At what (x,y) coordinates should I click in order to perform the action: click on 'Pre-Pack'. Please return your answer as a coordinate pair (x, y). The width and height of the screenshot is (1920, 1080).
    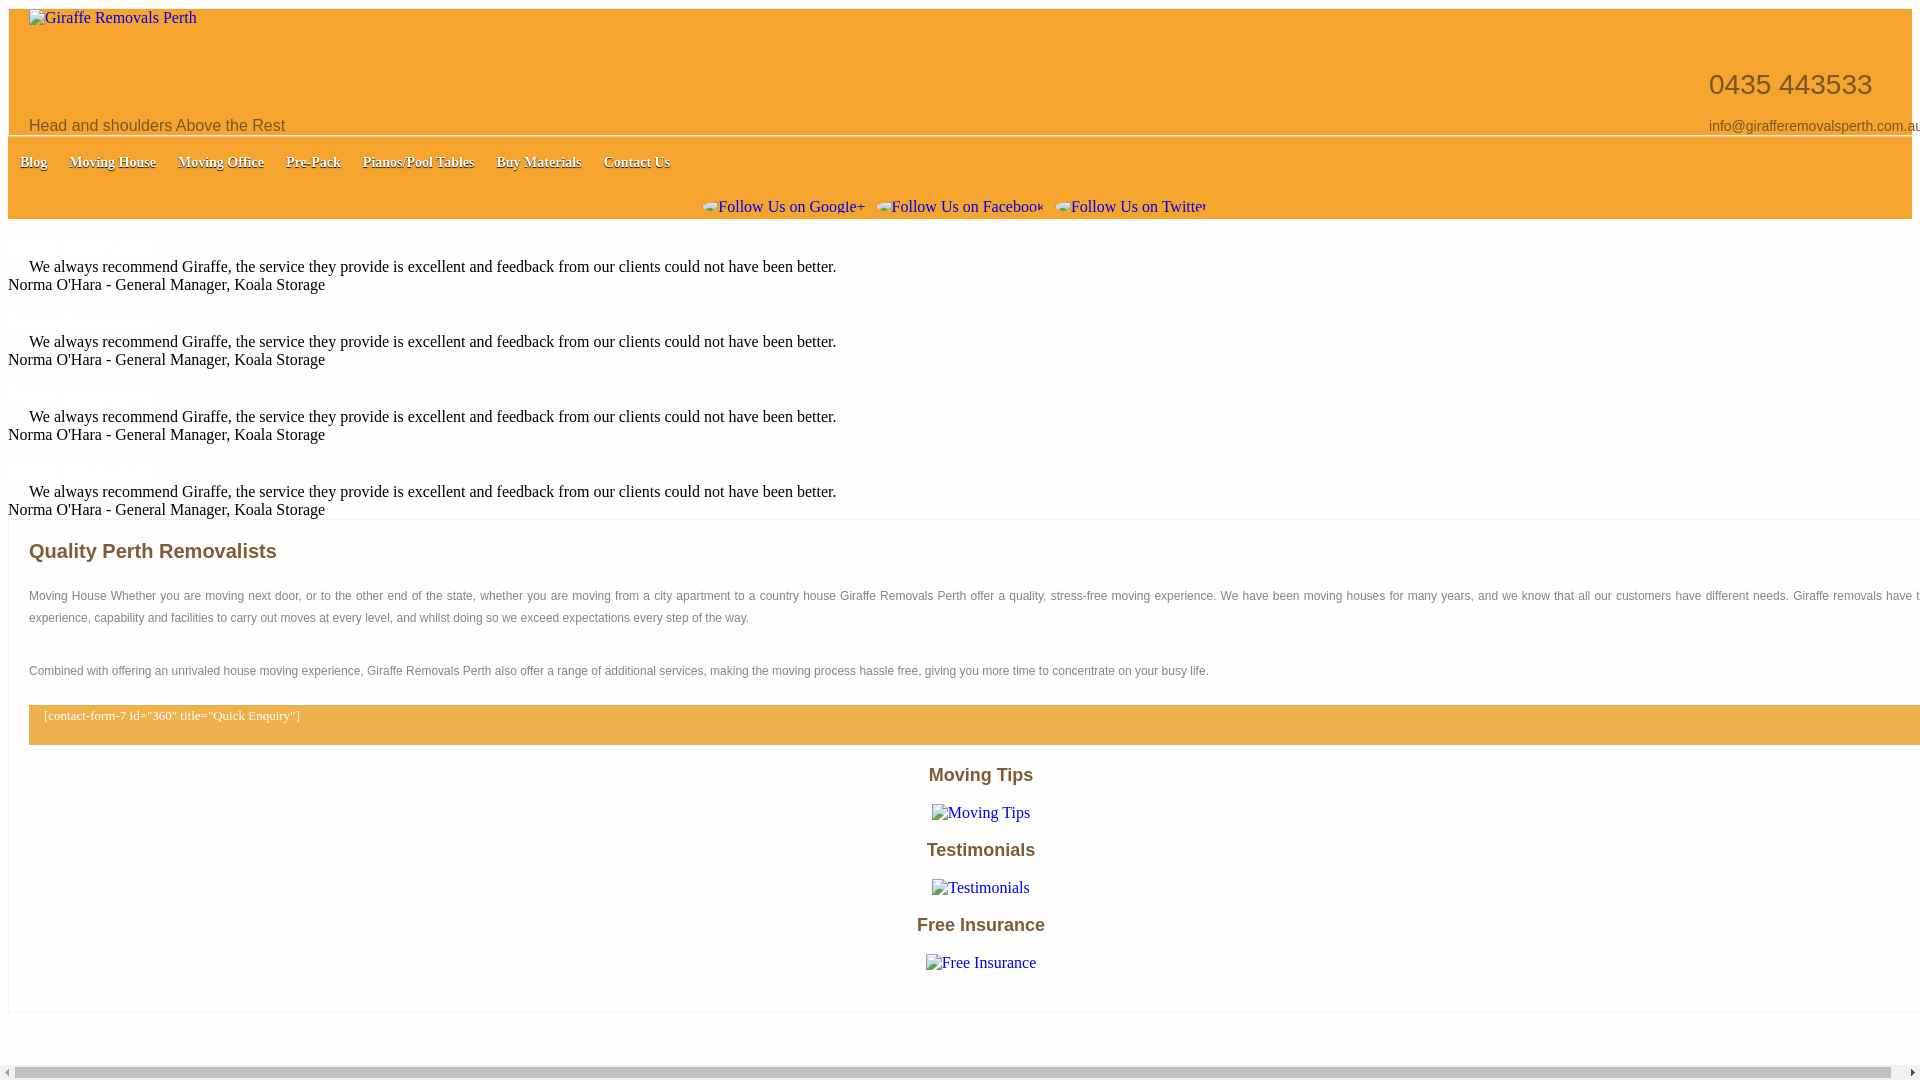
    Looking at the image, I should click on (285, 161).